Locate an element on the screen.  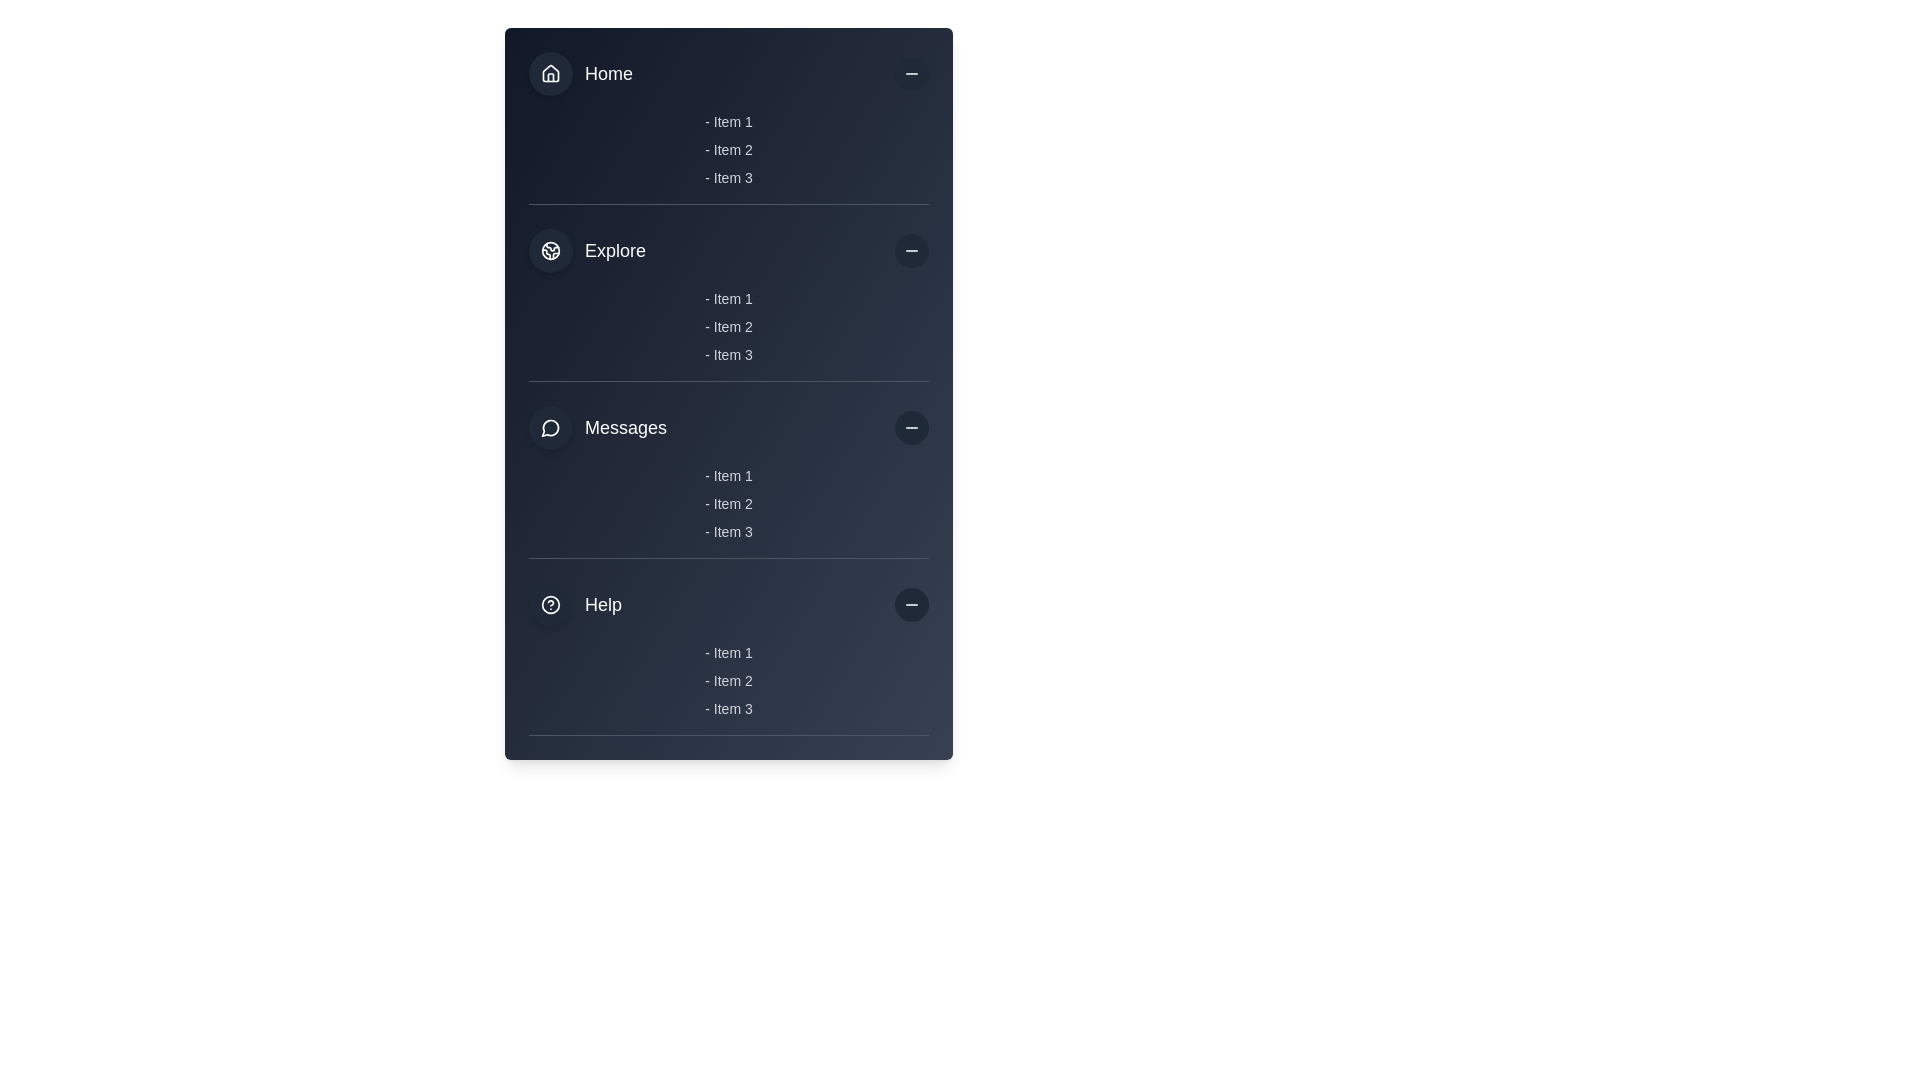
the List item text representing '- Item 2' is located at coordinates (728, 149).